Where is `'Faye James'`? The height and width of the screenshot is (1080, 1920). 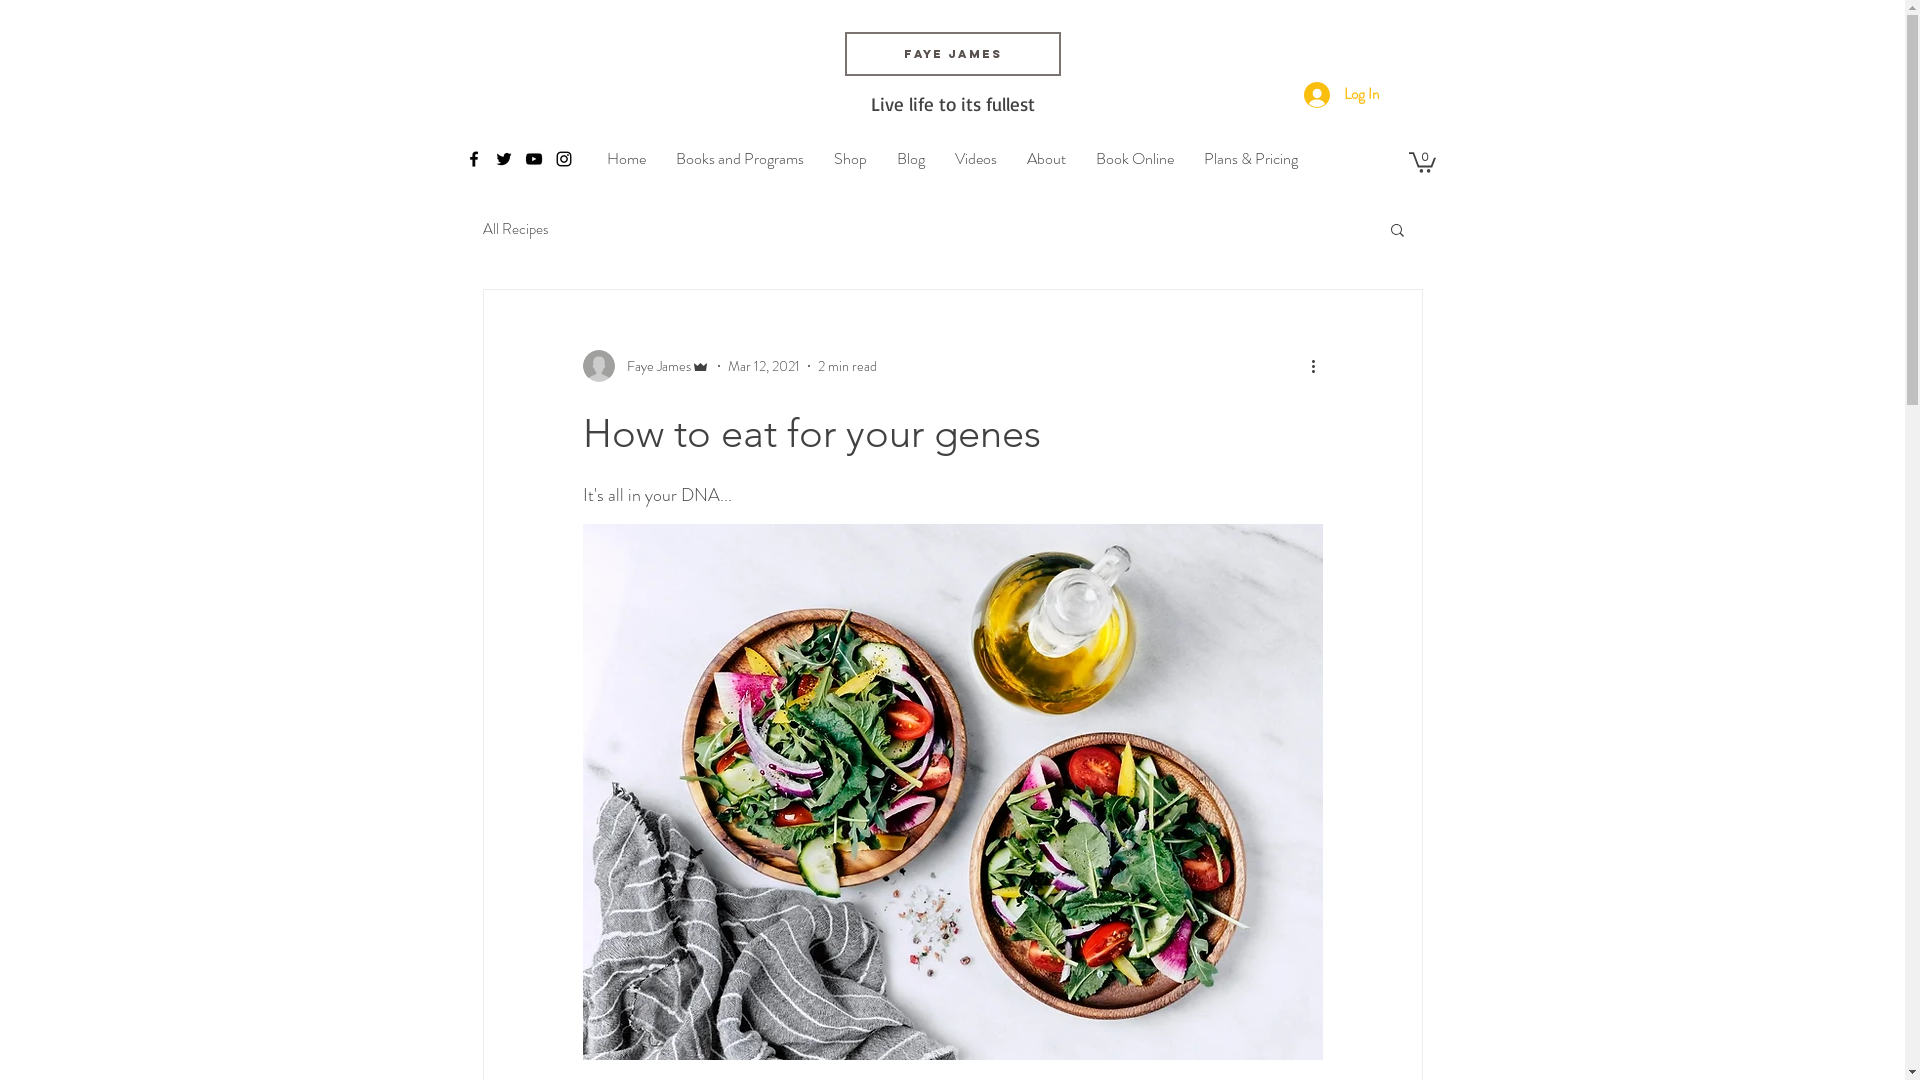
'Faye James' is located at coordinates (645, 366).